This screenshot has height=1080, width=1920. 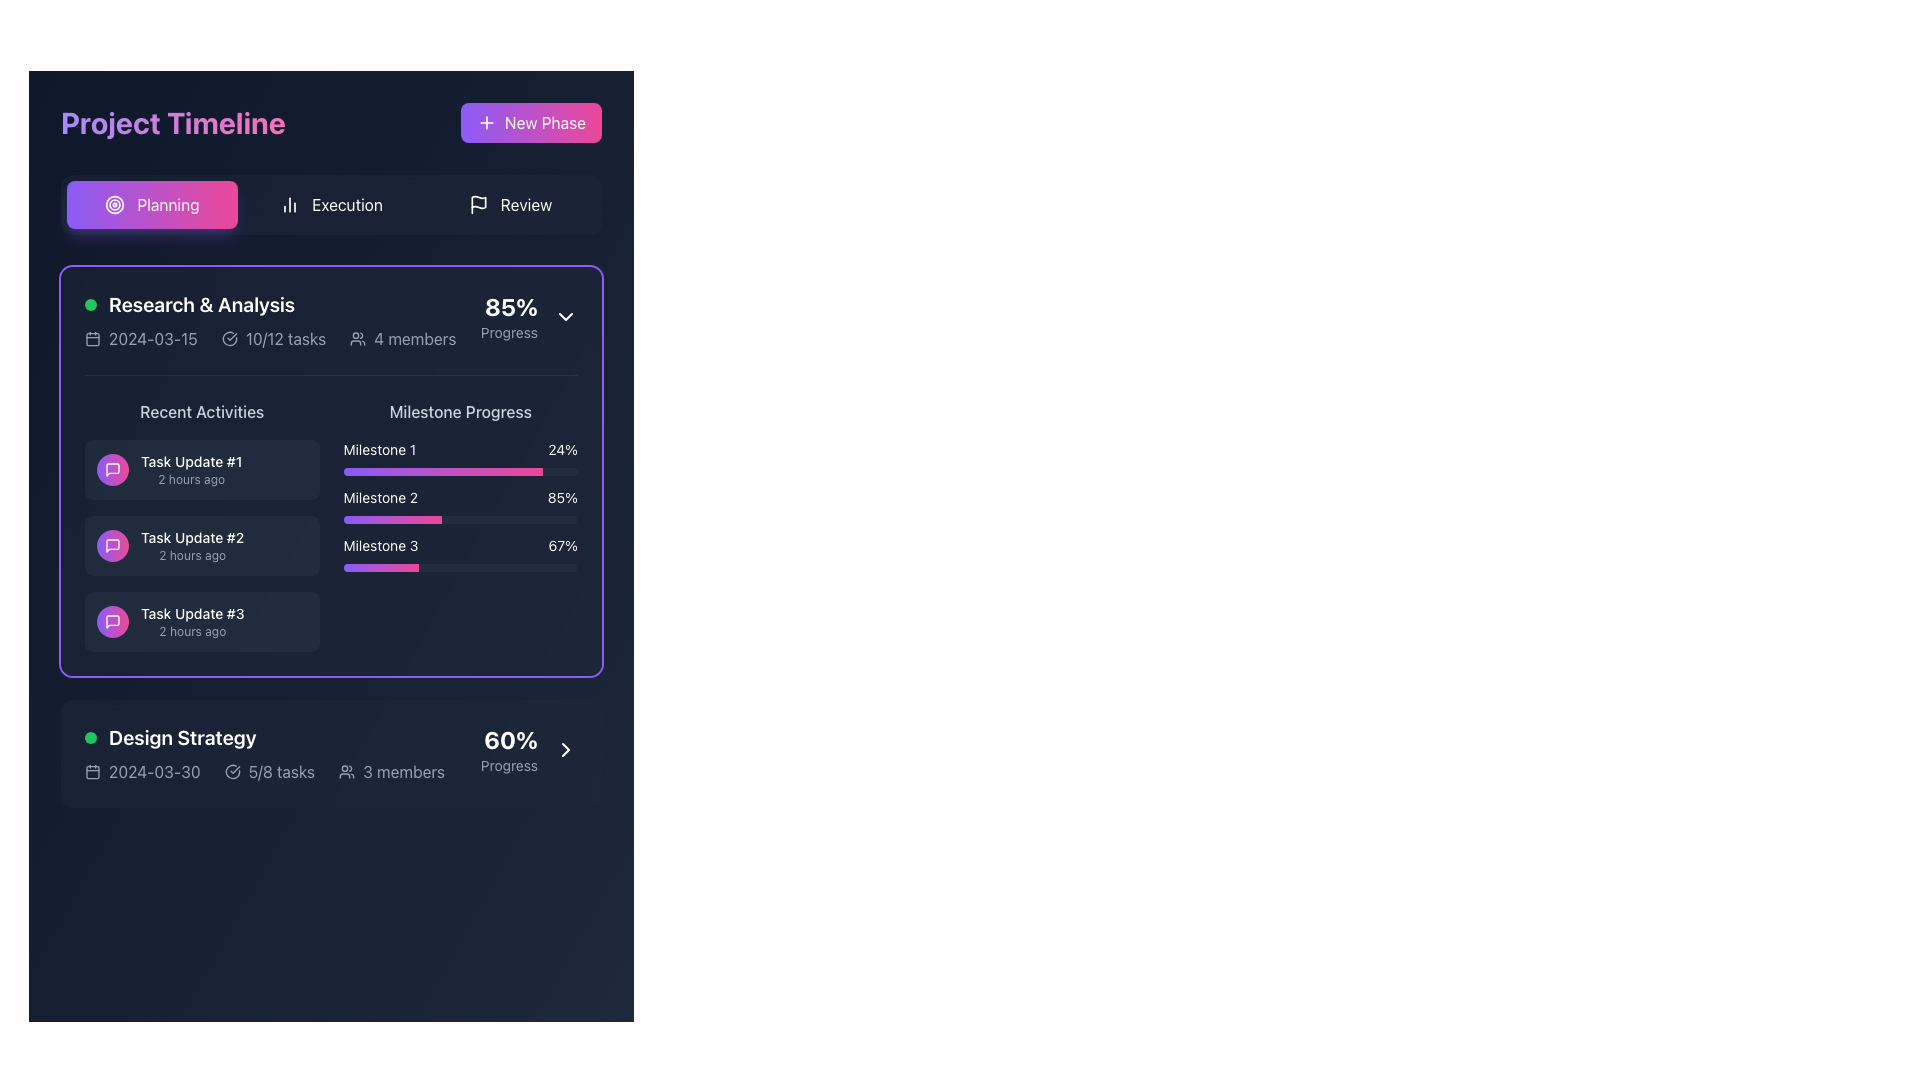 What do you see at coordinates (402, 338) in the screenshot?
I see `text '4 members' from the text with icon element located in the third section of the horizontal list within the 'Research & Analysis' card` at bounding box center [402, 338].